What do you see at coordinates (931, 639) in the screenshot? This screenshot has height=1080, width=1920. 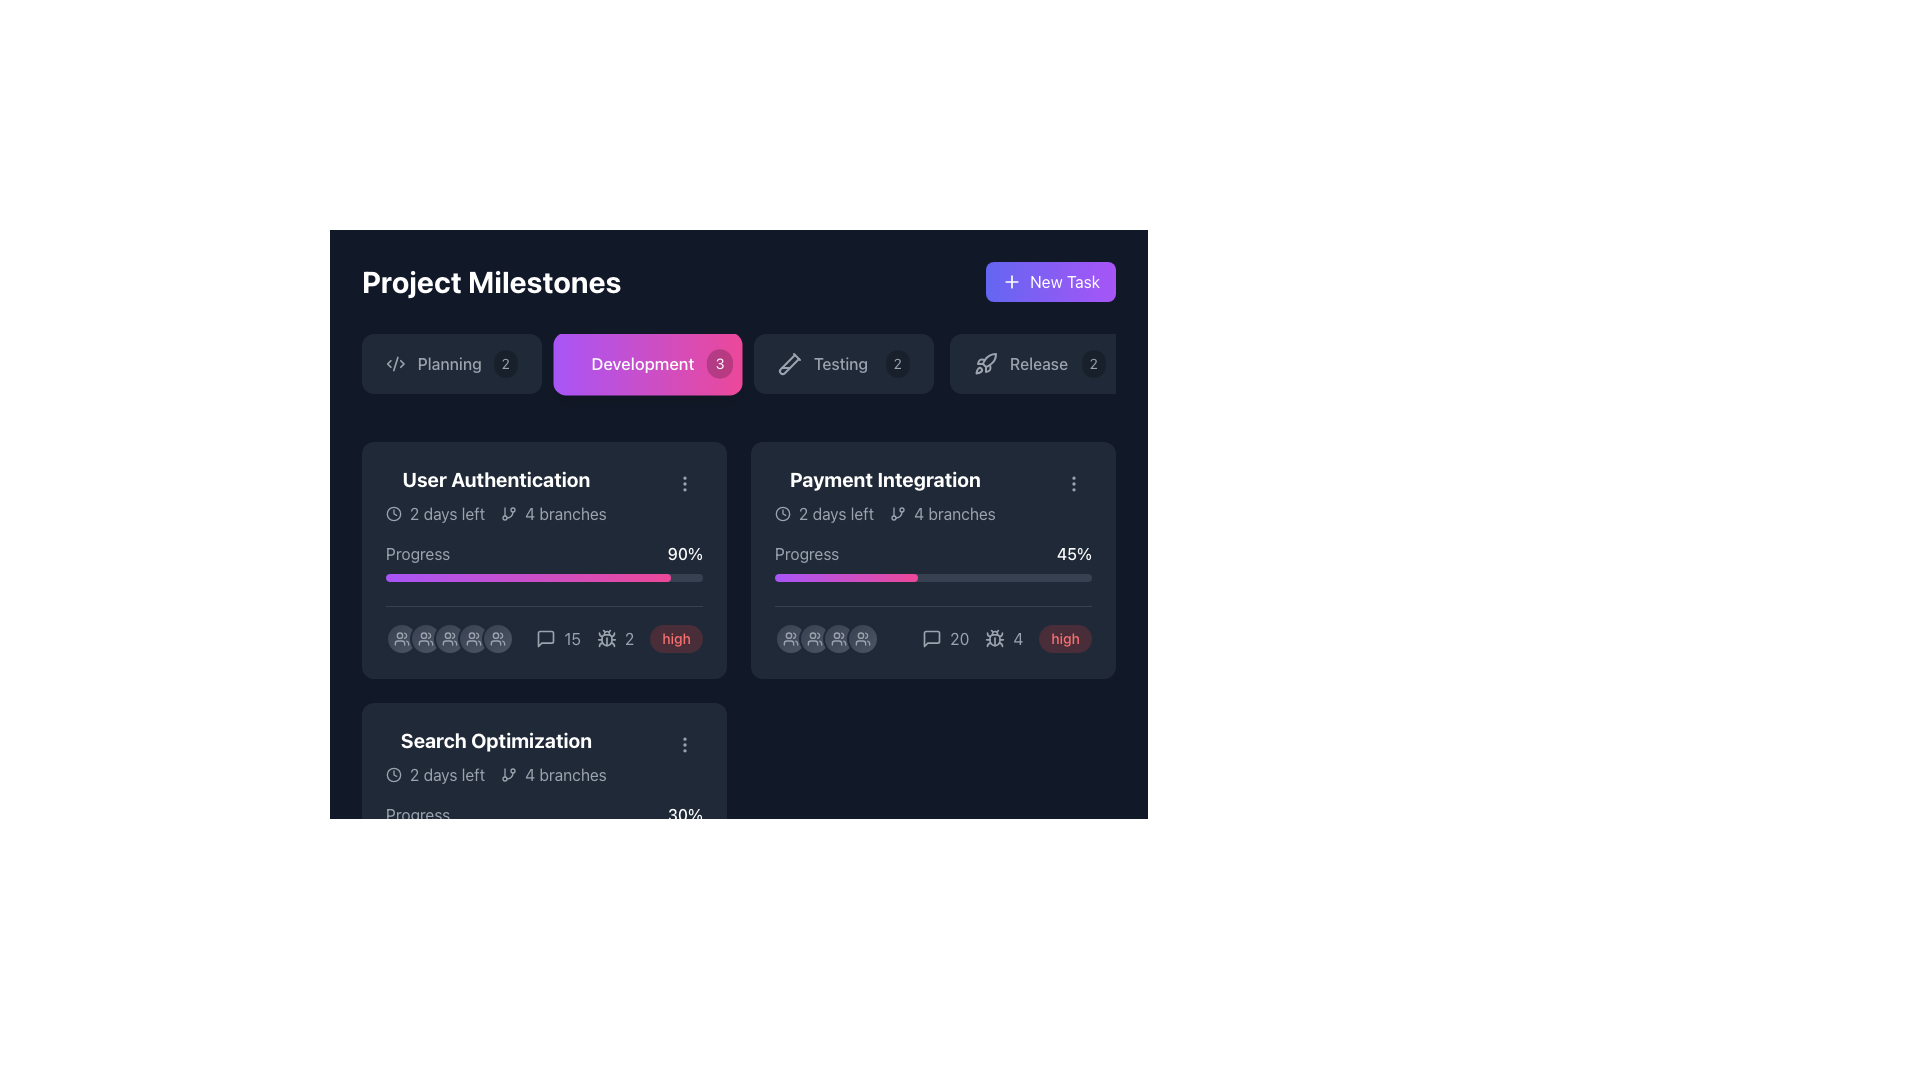 I see `the small square-shaped icon resembling a conversation bubble located in the bottom-right corner of the 'Payment Integration' card` at bounding box center [931, 639].